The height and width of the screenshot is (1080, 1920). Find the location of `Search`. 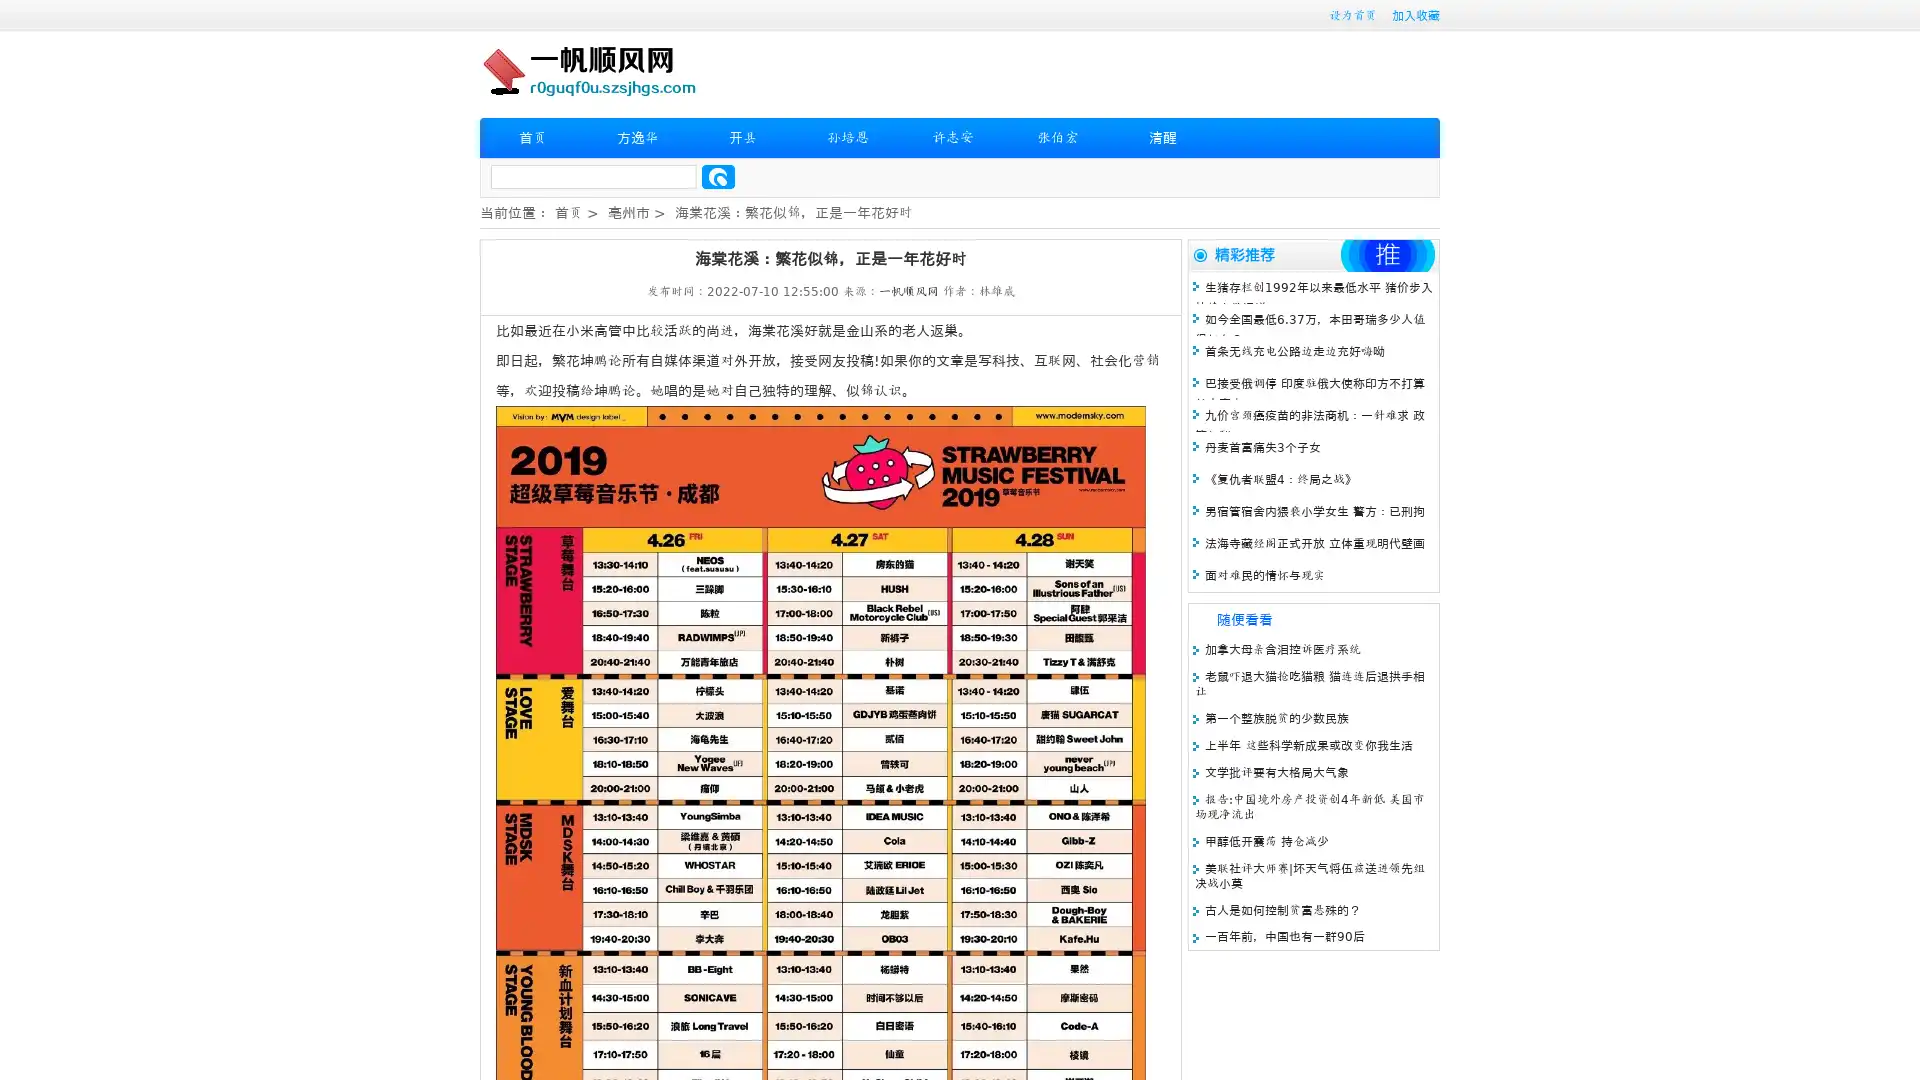

Search is located at coordinates (718, 176).